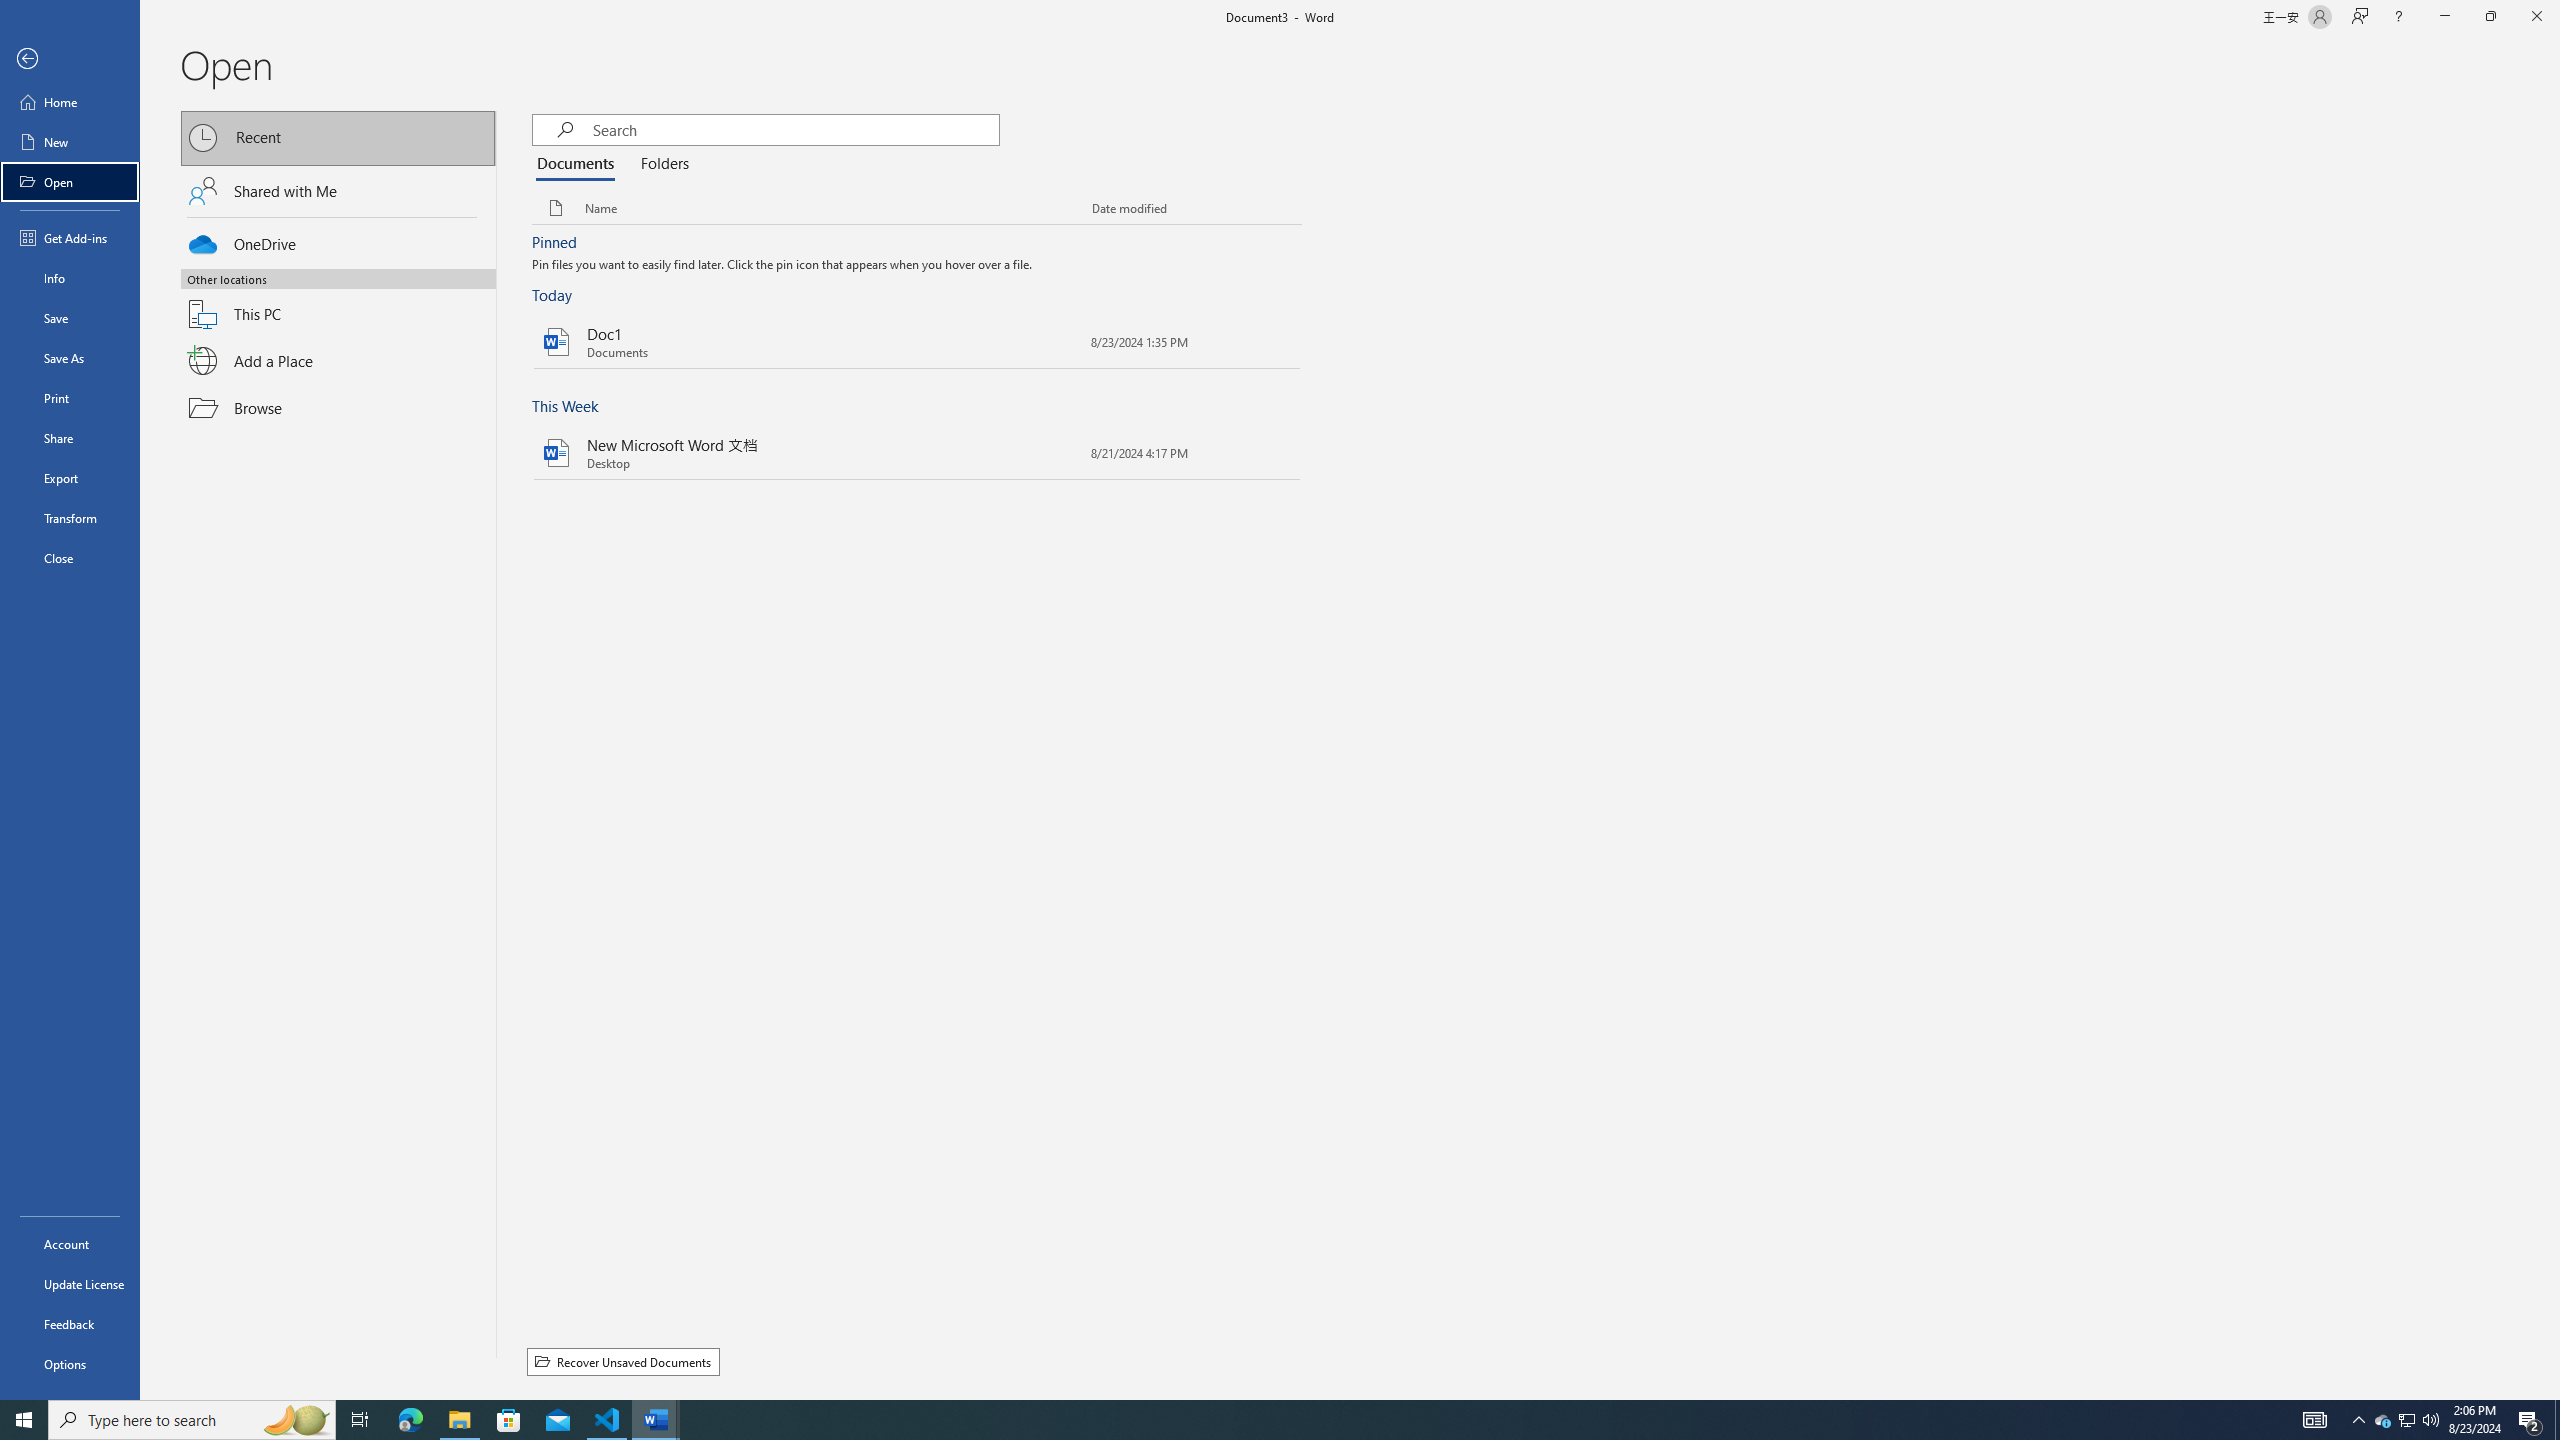 Image resolution: width=2560 pixels, height=1440 pixels. I want to click on 'Print', so click(69, 397).